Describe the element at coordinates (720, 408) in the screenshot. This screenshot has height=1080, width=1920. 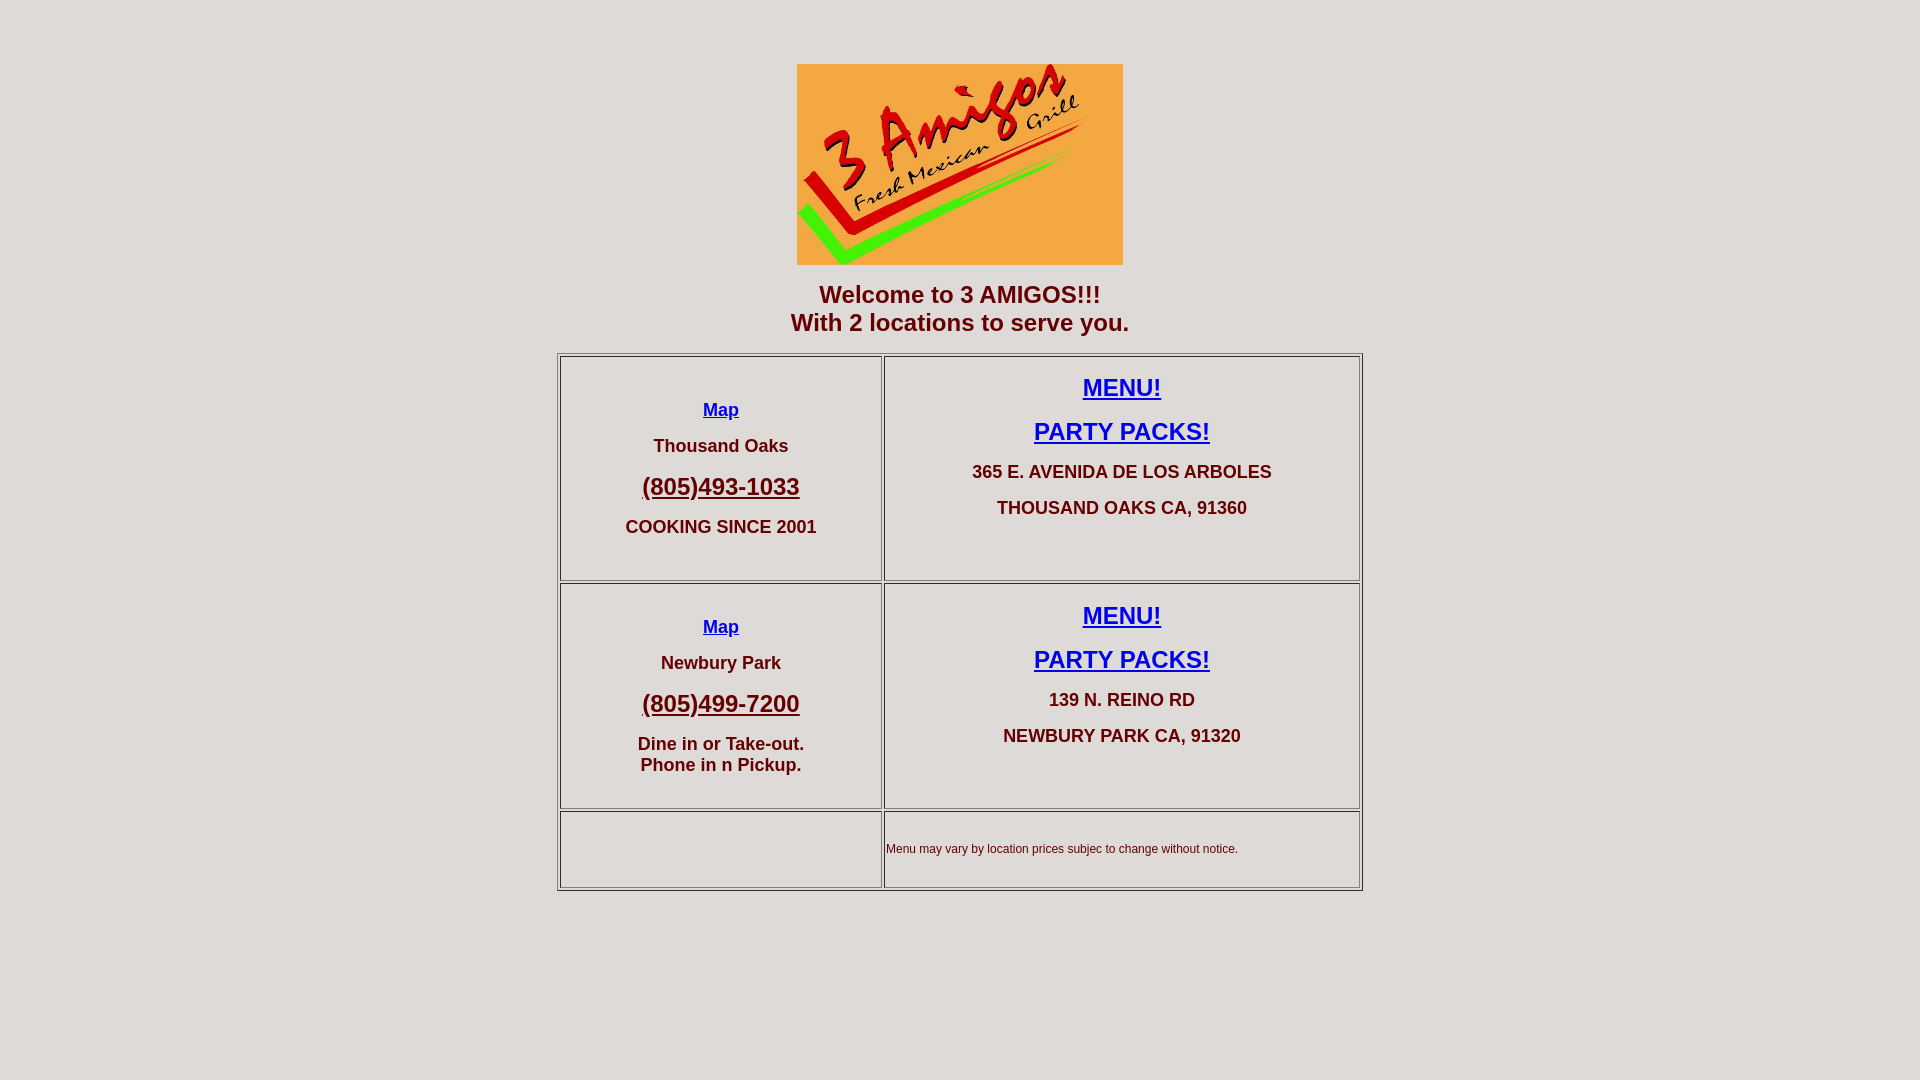
I see `'Map'` at that location.